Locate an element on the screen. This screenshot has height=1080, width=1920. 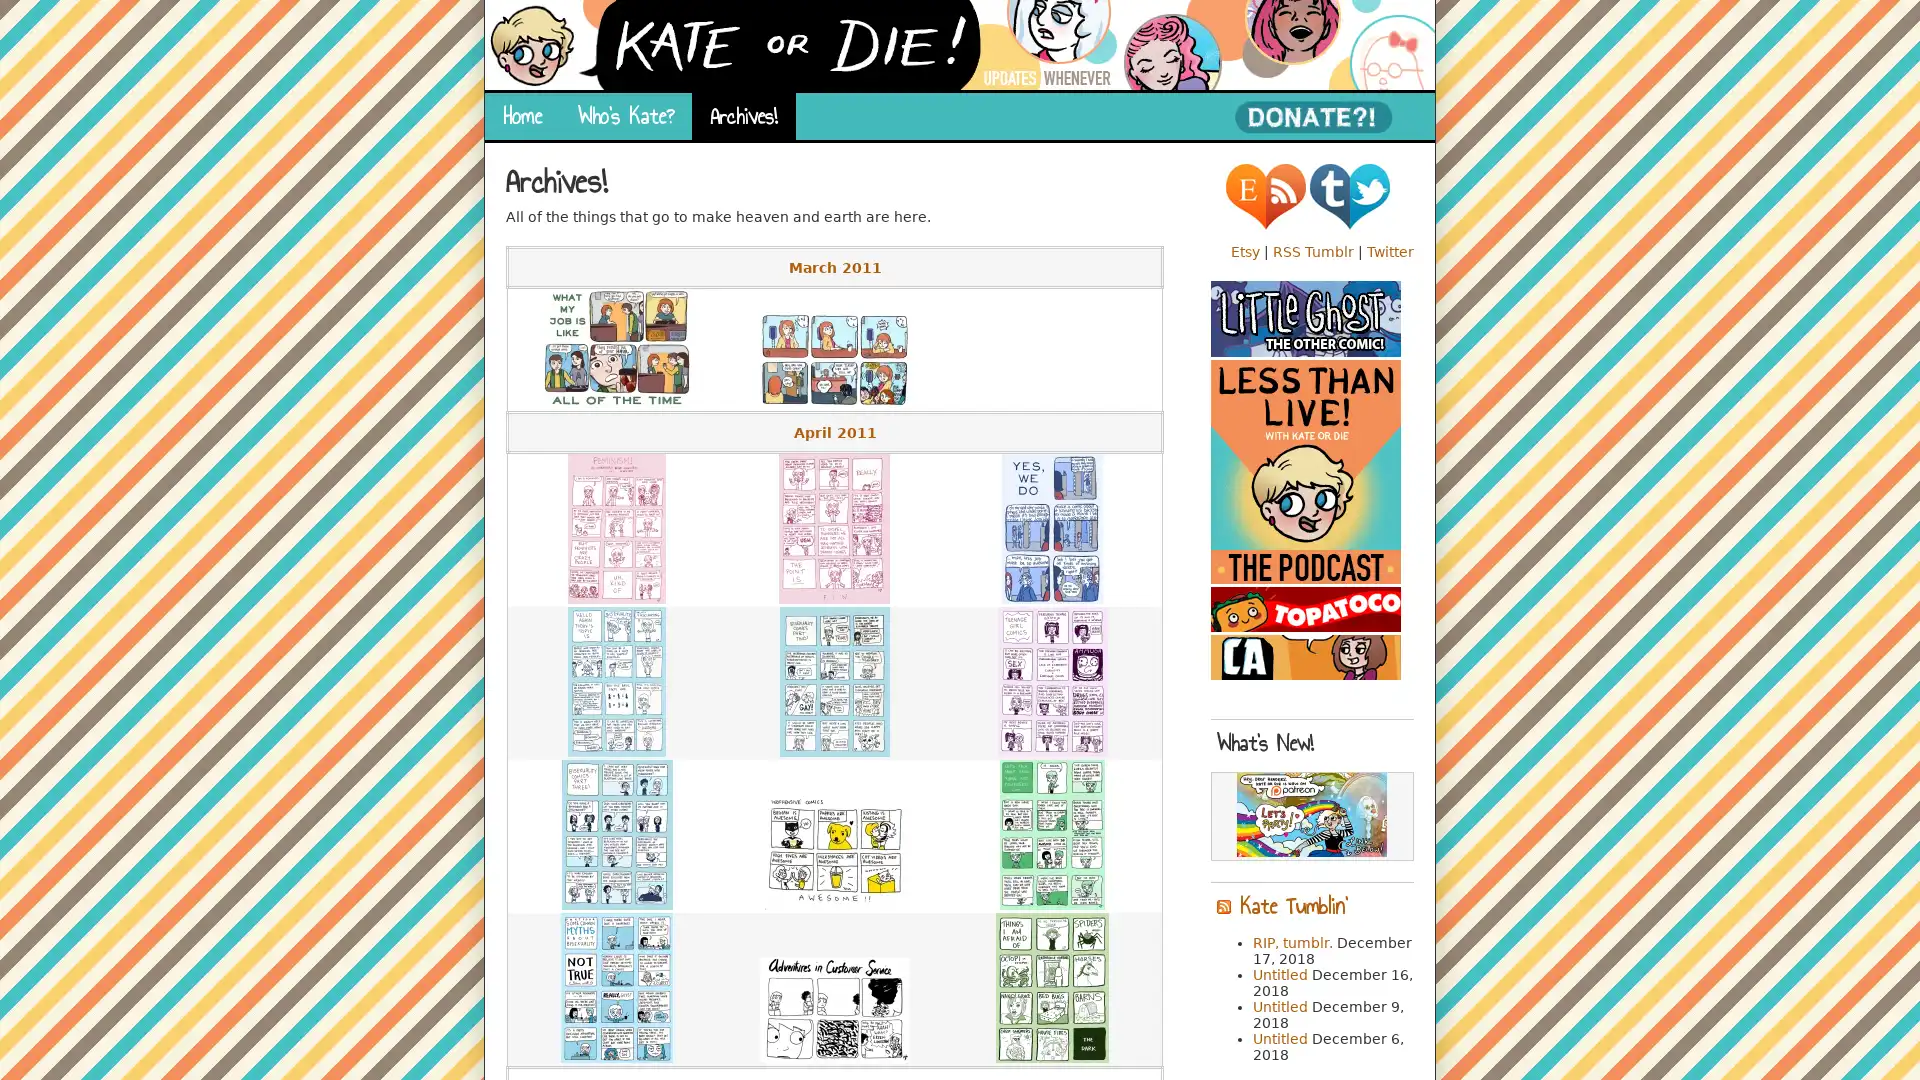
PayPal - The safer, easier way to pay online! is located at coordinates (1312, 117).